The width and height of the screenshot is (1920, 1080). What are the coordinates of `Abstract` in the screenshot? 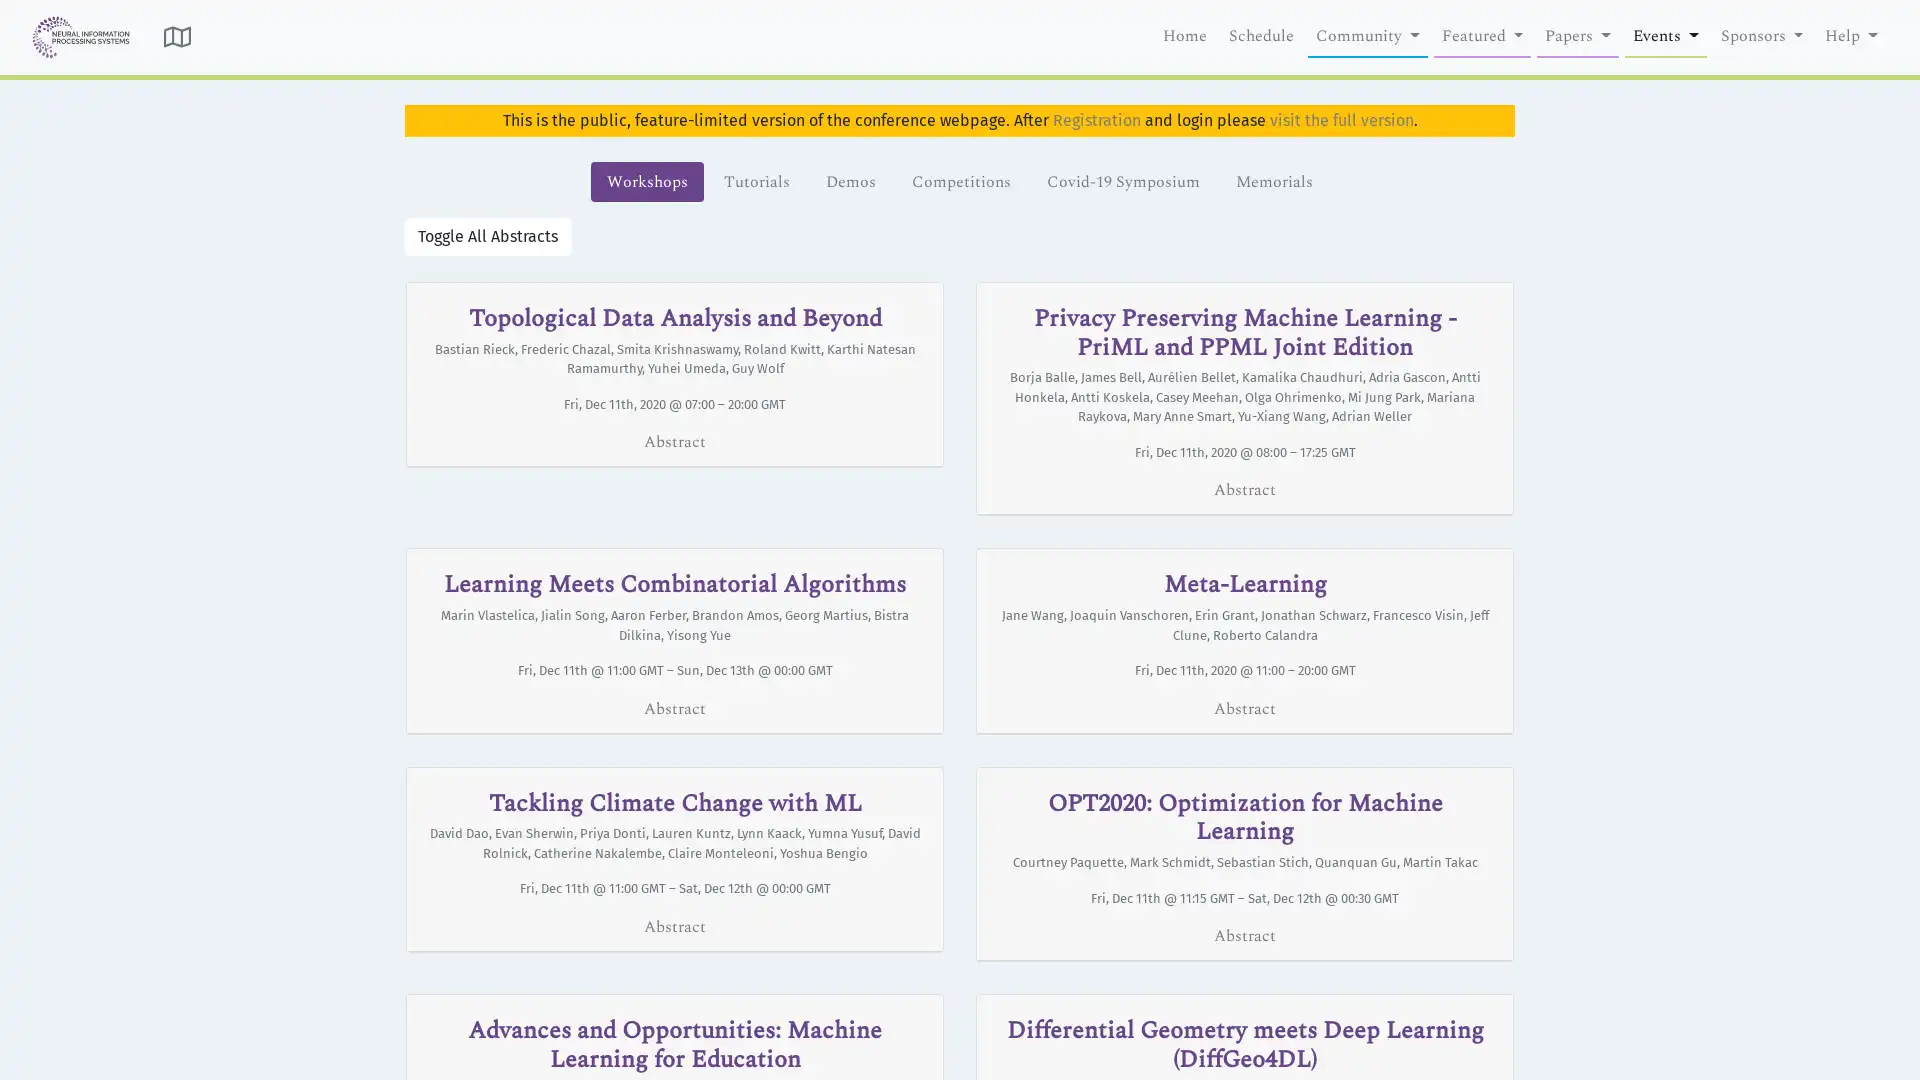 It's located at (1243, 489).